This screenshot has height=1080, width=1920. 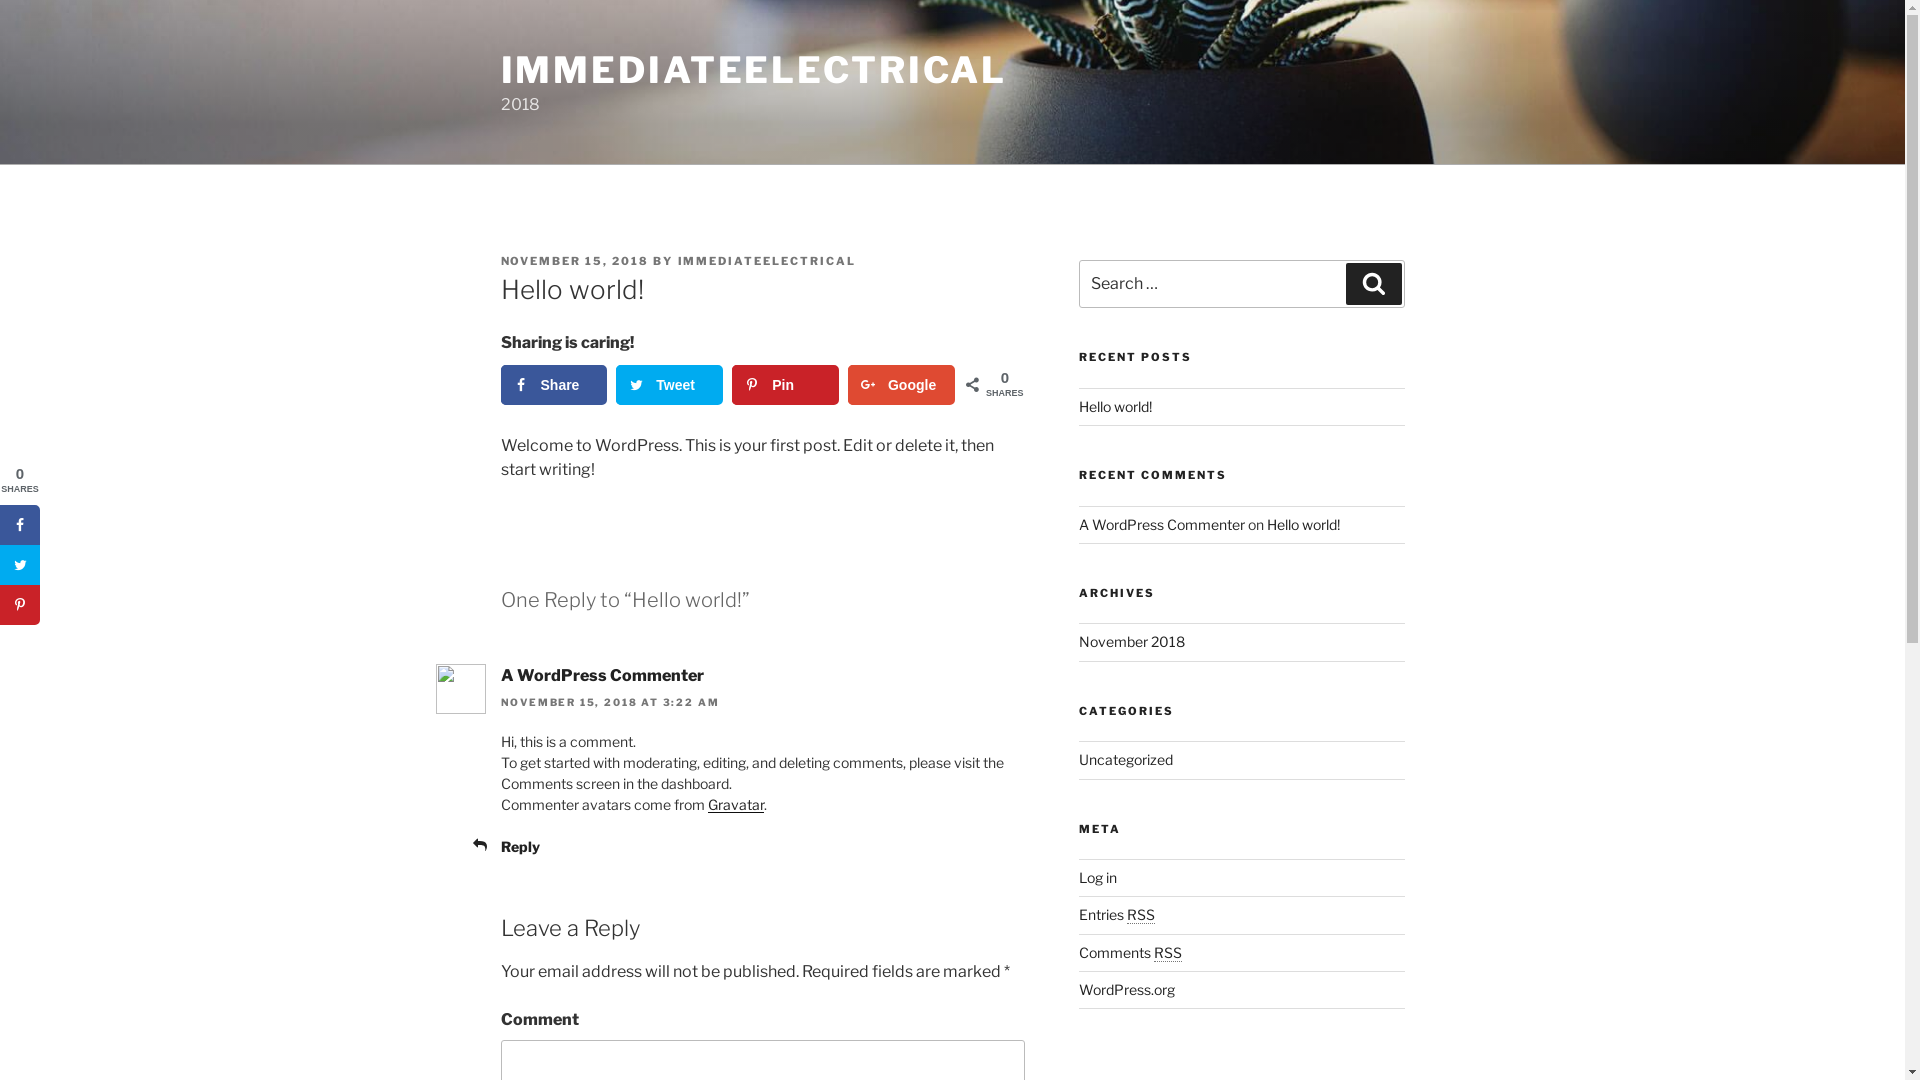 What do you see at coordinates (519, 846) in the screenshot?
I see `'Reply'` at bounding box center [519, 846].